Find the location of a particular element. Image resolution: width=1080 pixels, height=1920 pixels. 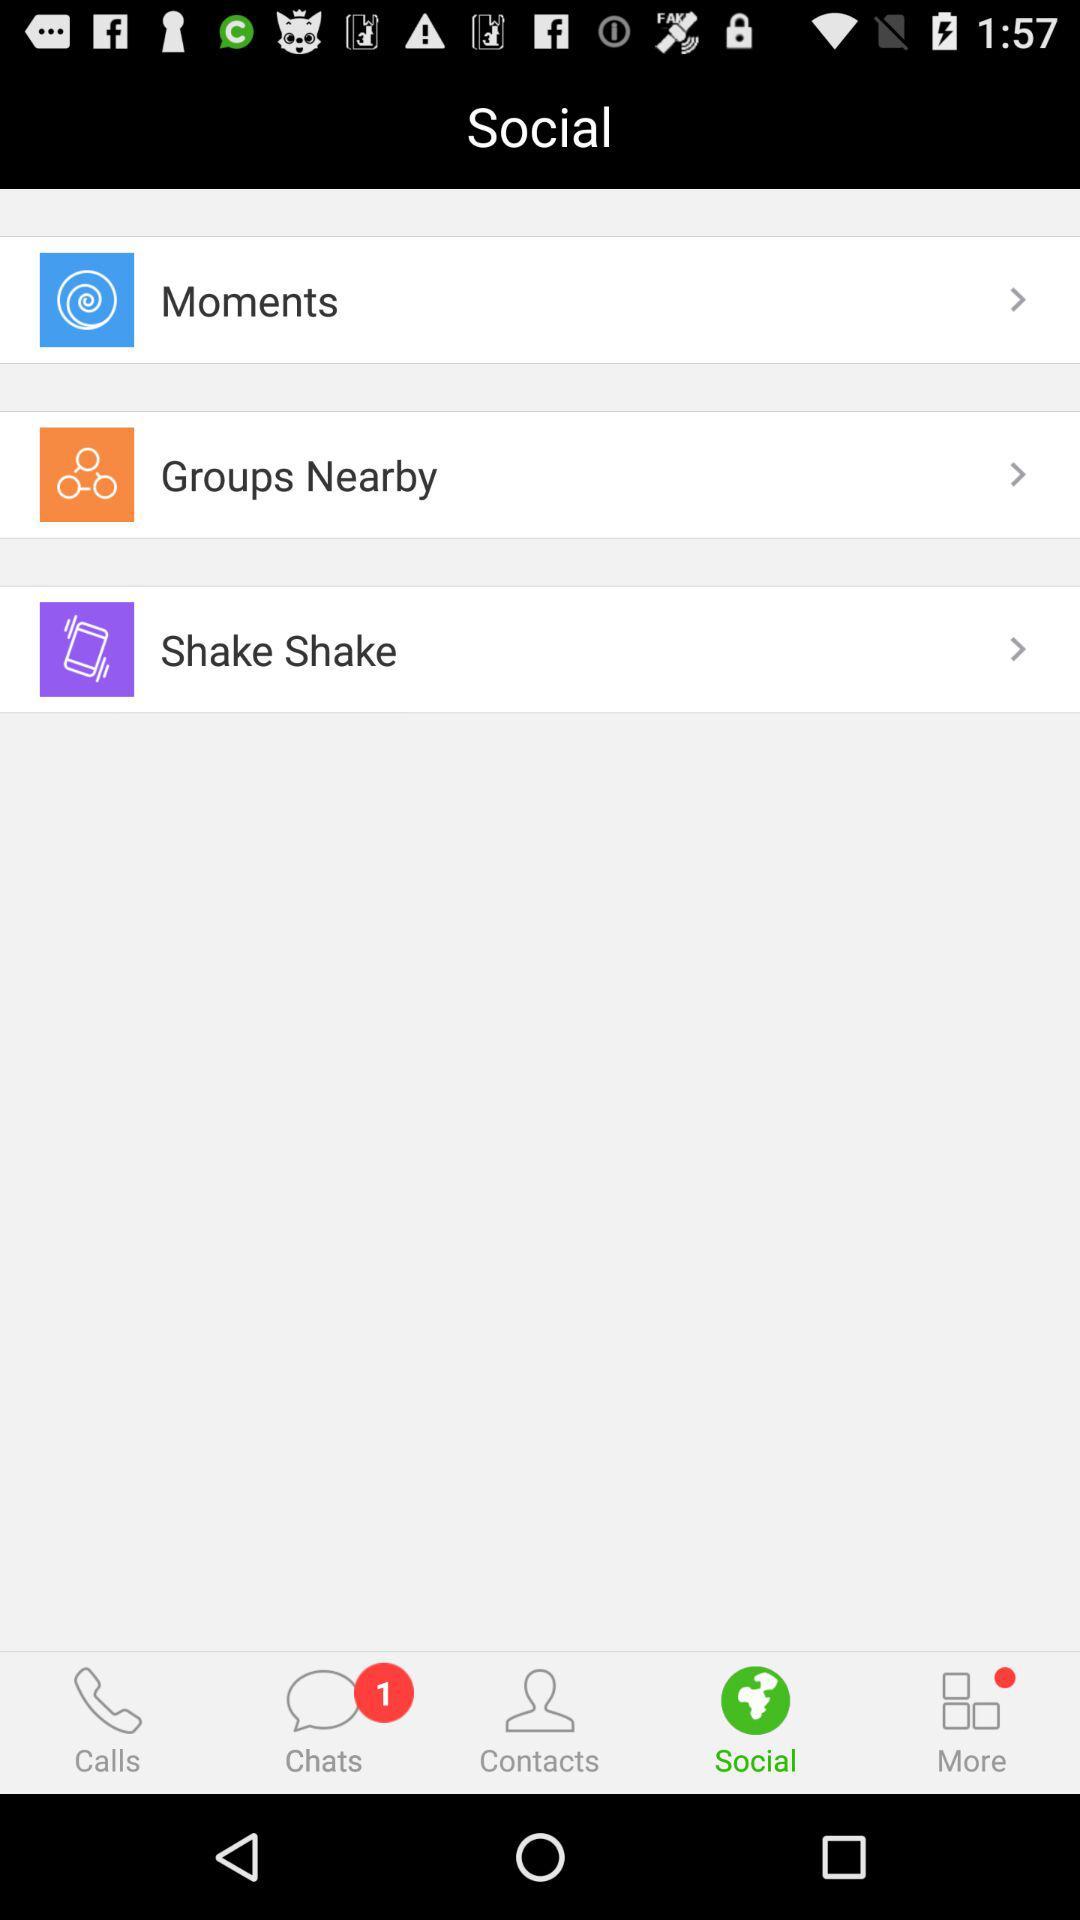

telephone symbol is located at coordinates (107, 1699).